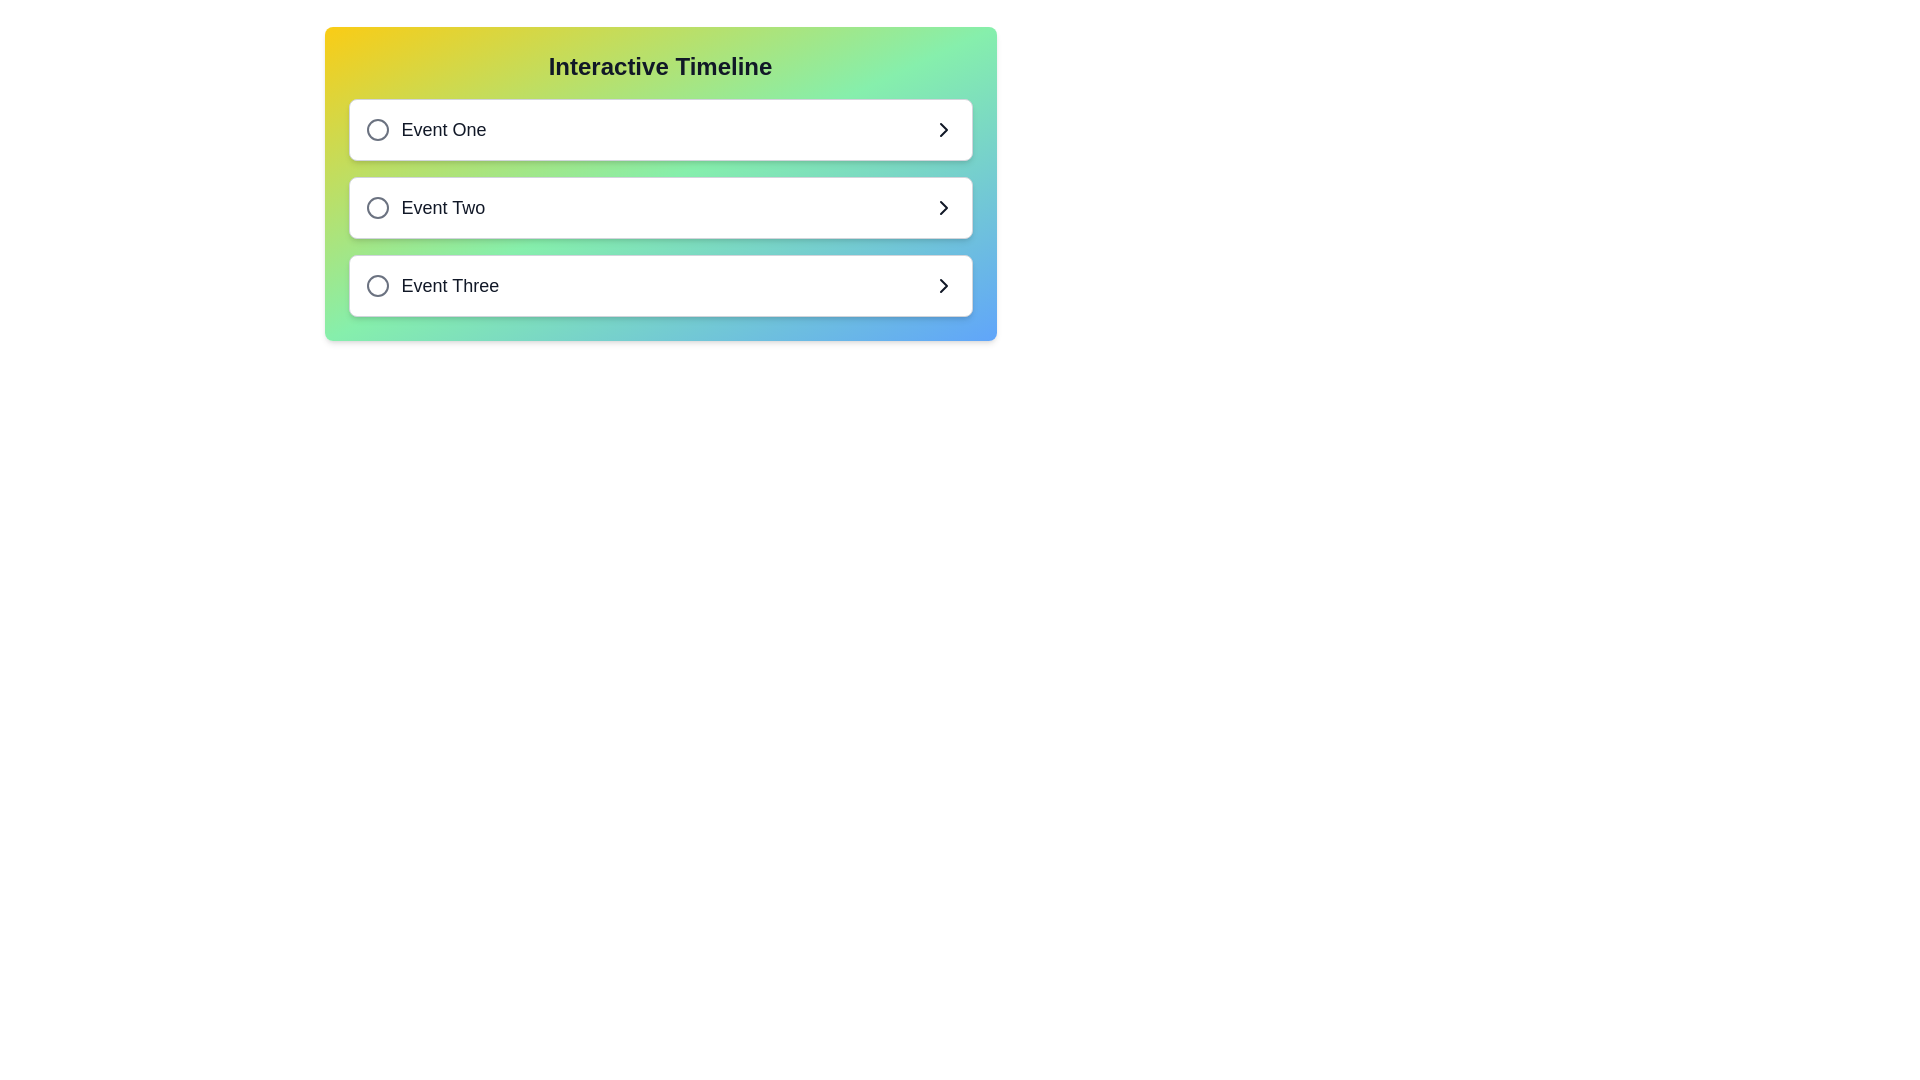 Image resolution: width=1920 pixels, height=1080 pixels. What do you see at coordinates (660, 208) in the screenshot?
I see `the second card in the vertical list of three cards within the 'Interactive Timeline' section` at bounding box center [660, 208].